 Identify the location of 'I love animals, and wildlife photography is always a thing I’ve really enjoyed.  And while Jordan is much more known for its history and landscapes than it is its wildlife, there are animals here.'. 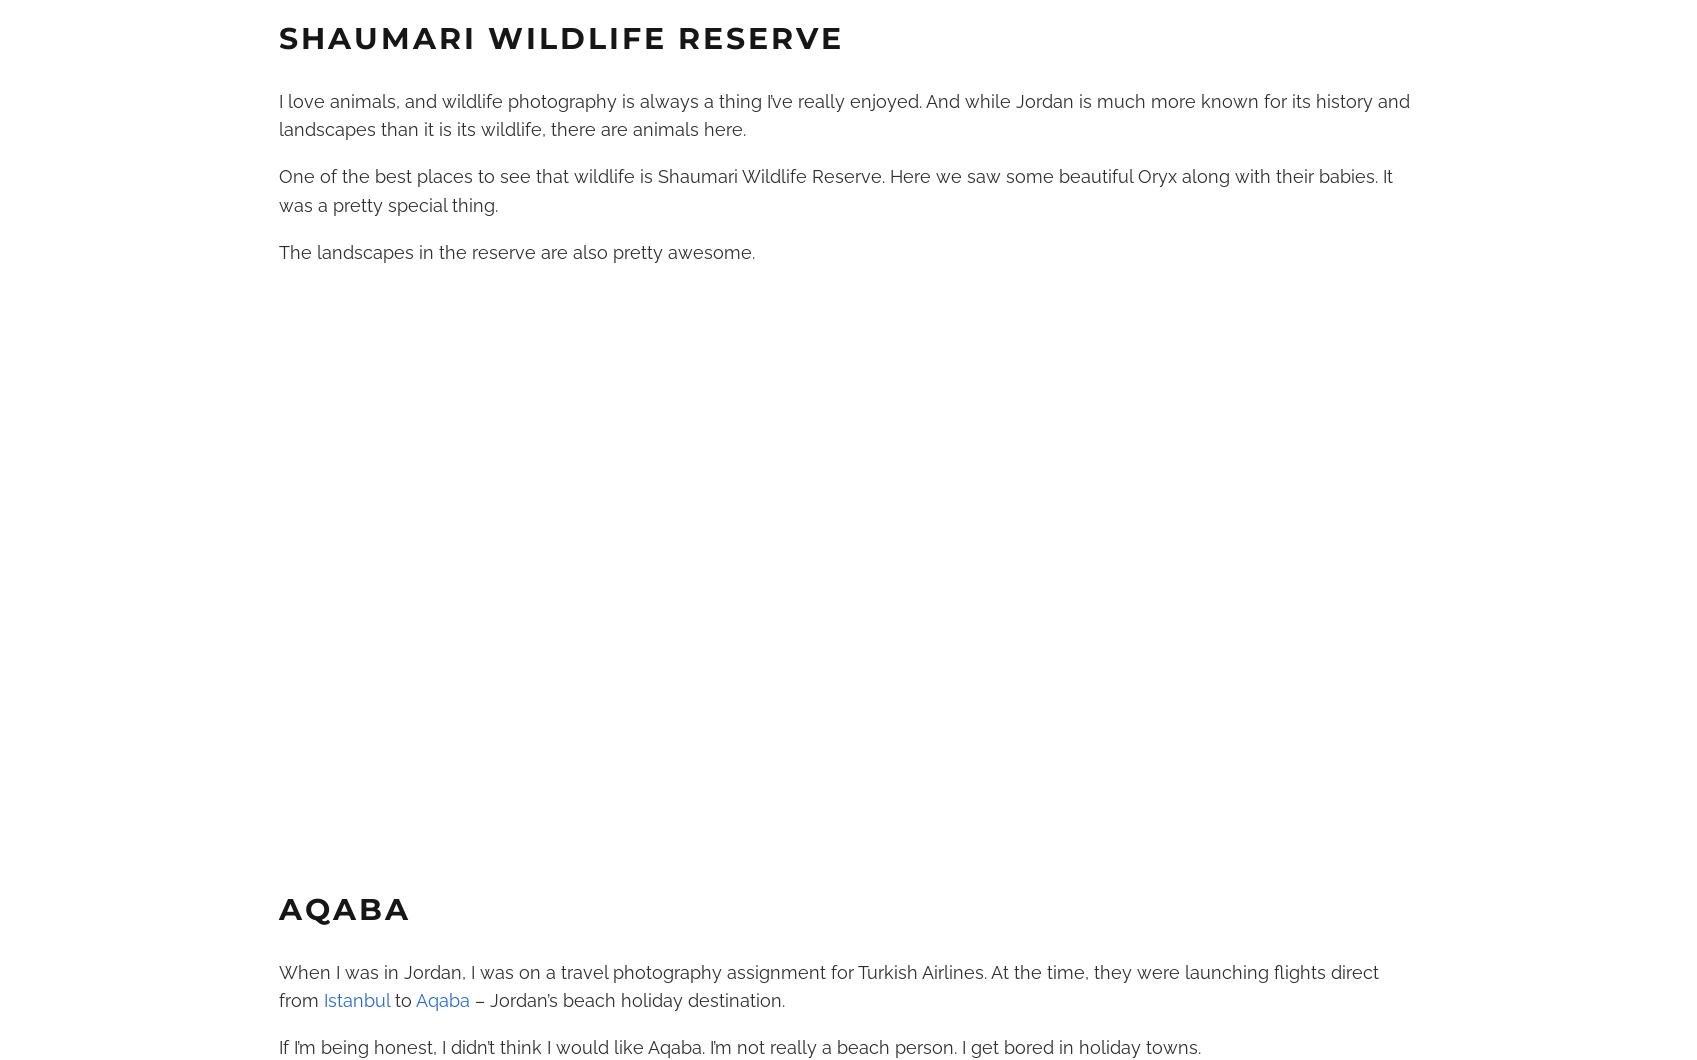
(843, 115).